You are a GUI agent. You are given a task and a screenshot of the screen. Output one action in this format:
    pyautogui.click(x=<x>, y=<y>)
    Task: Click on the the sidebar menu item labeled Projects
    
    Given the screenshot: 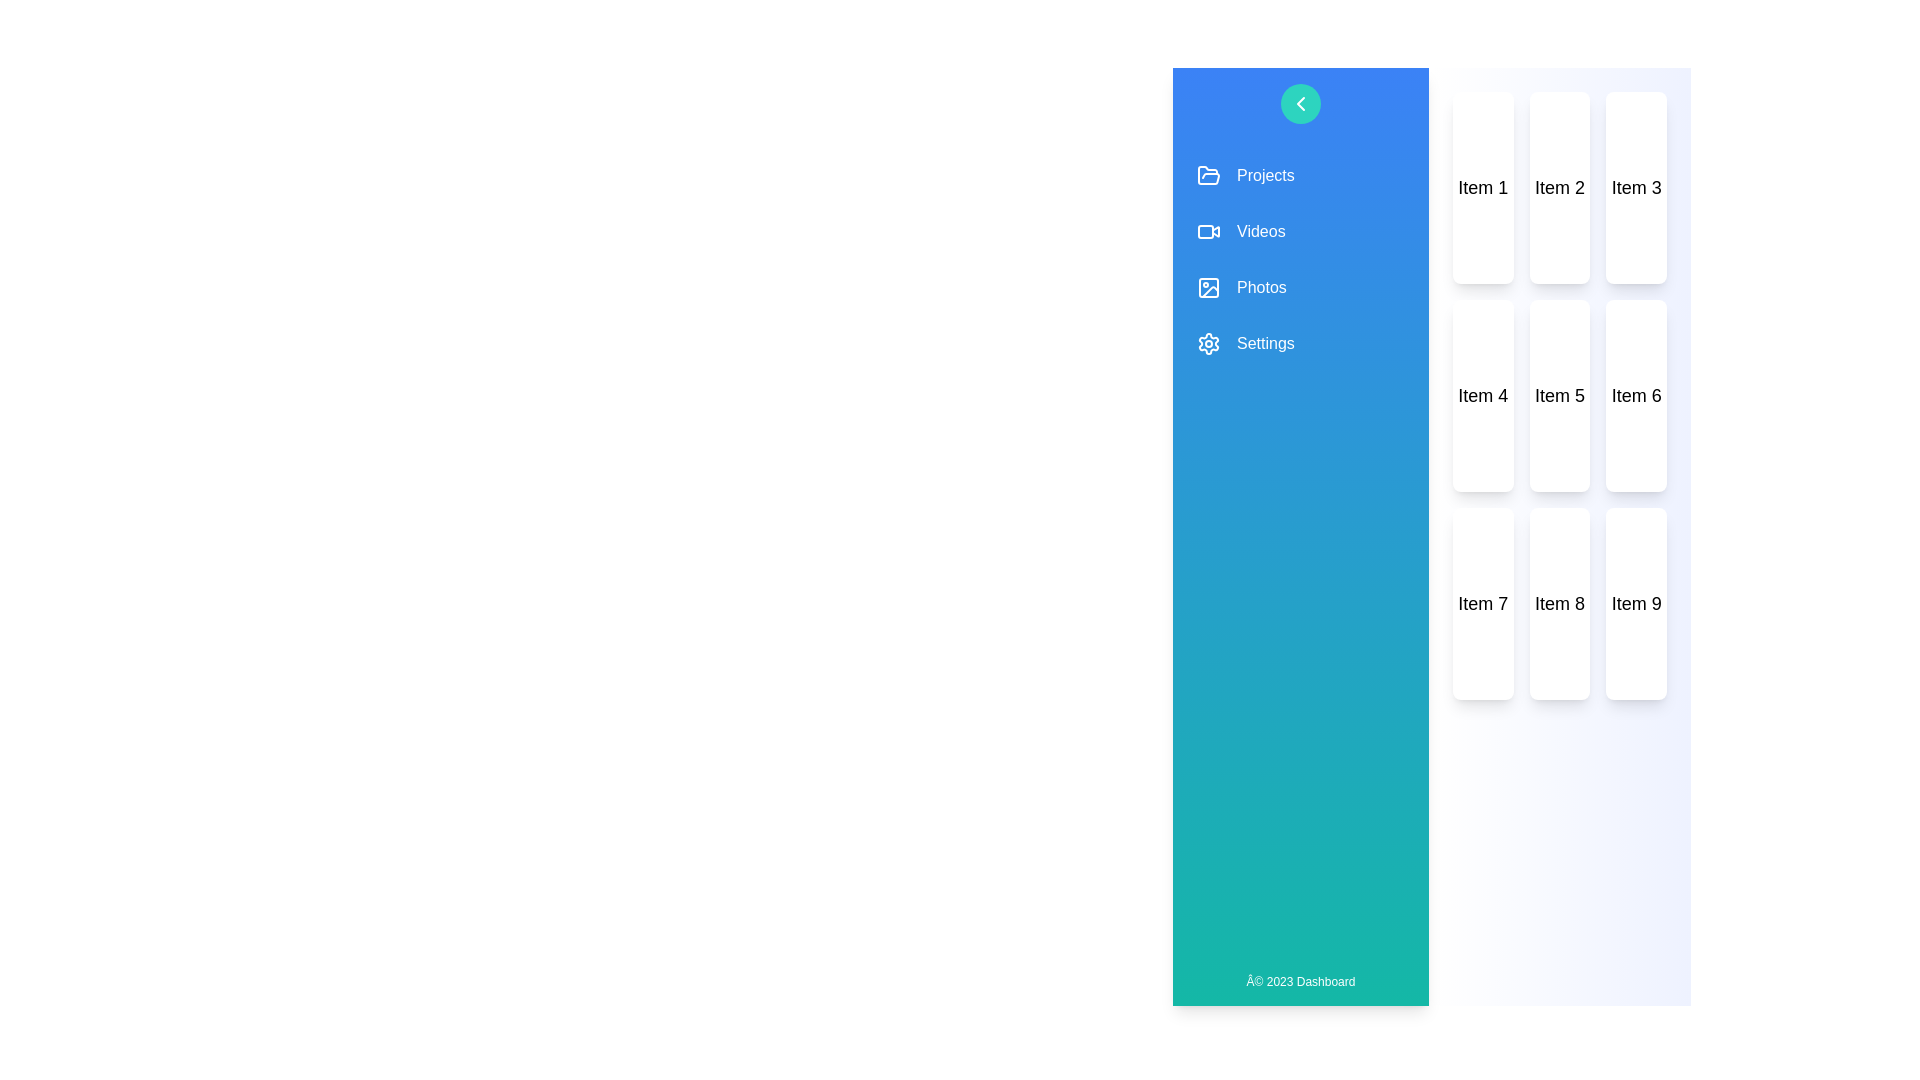 What is the action you would take?
    pyautogui.click(x=1300, y=175)
    